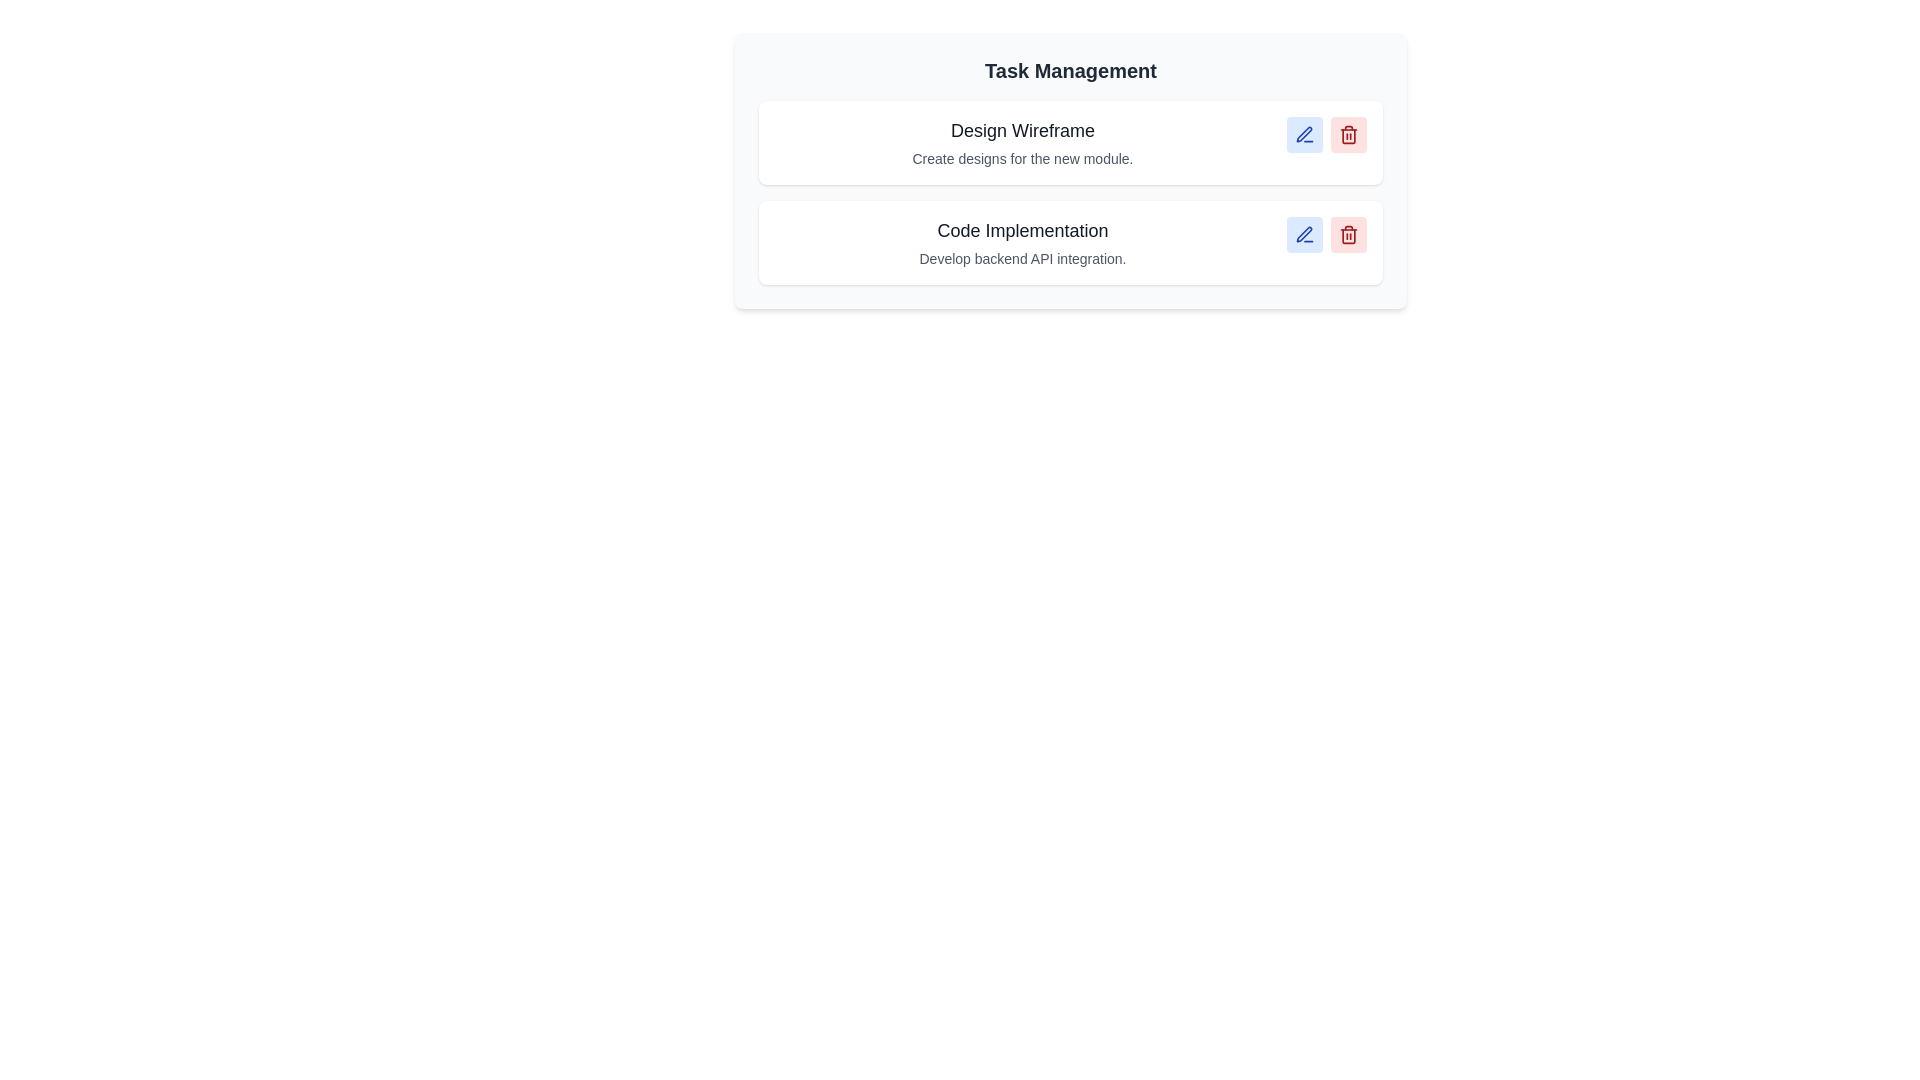  What do you see at coordinates (1305, 234) in the screenshot?
I see `edit button for the task with title Code Implementation` at bounding box center [1305, 234].